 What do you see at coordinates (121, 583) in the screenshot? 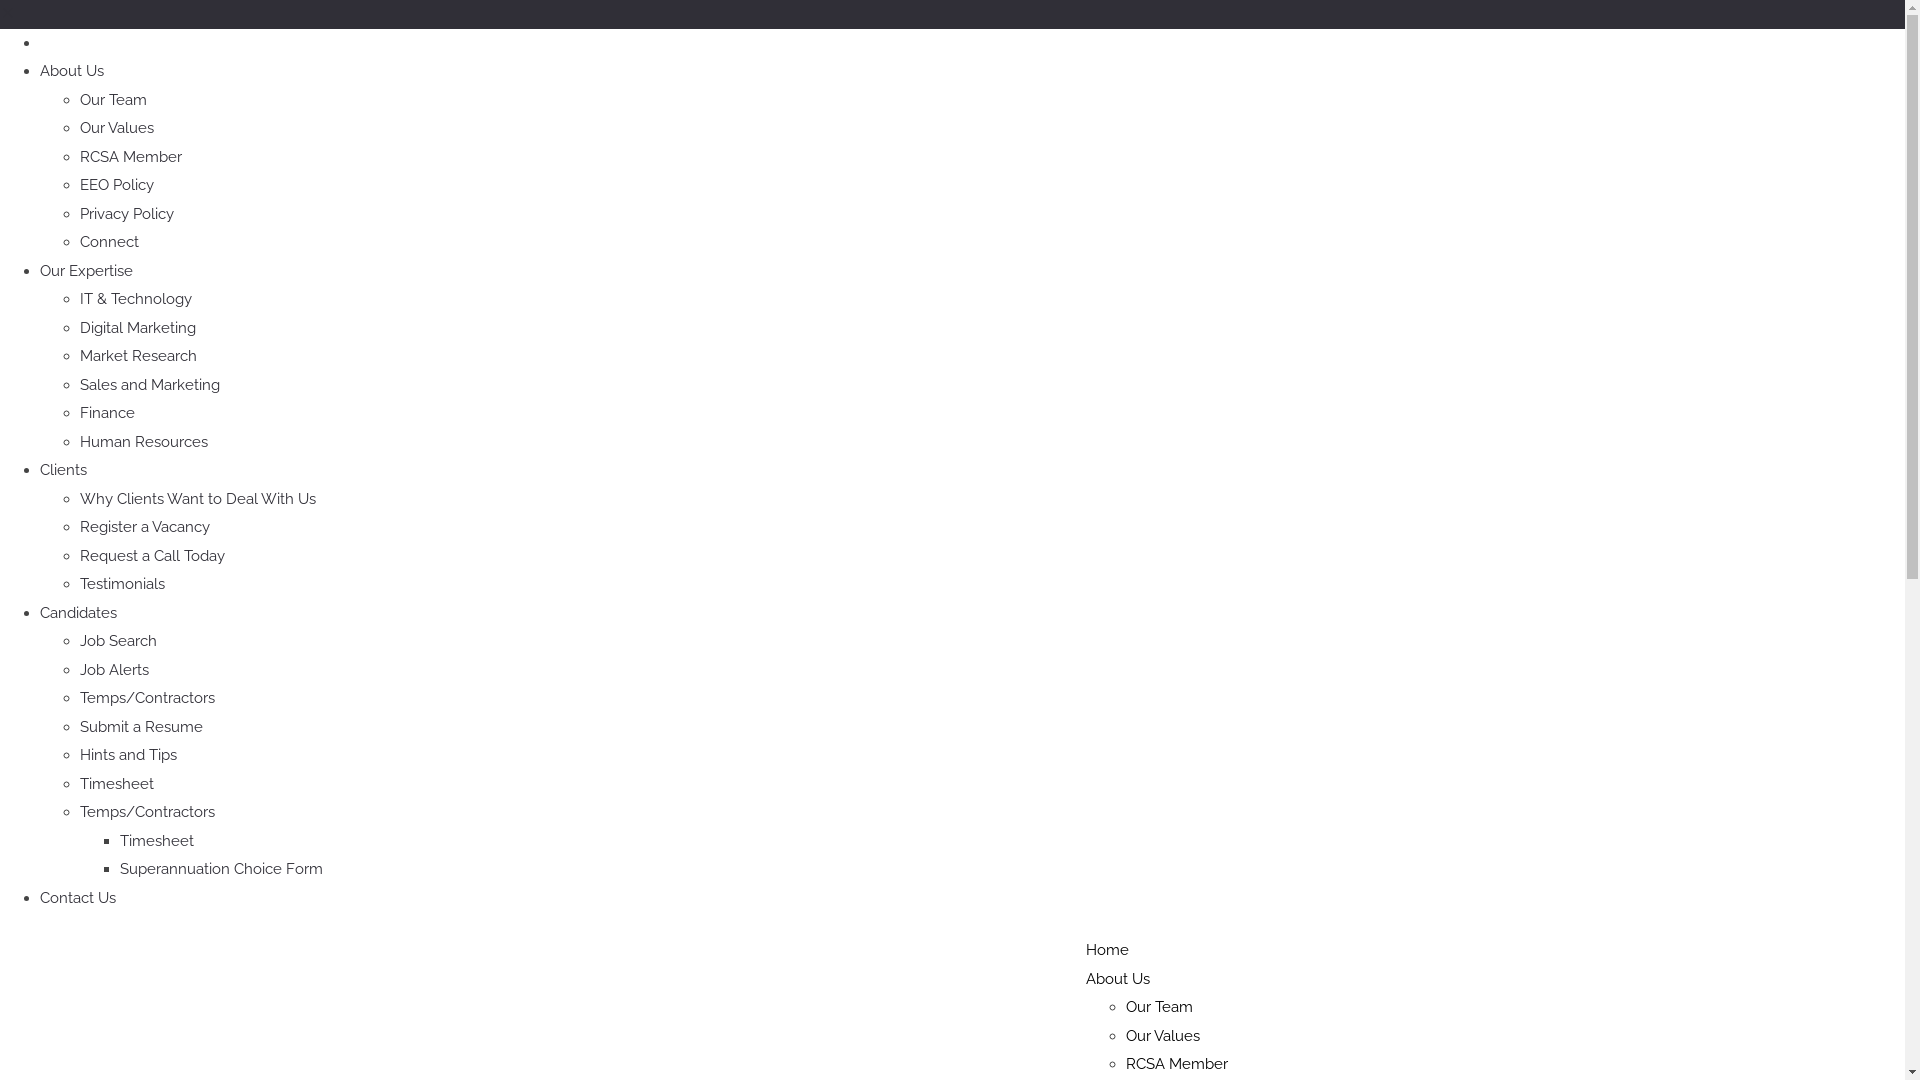
I see `'Testimonials'` at bounding box center [121, 583].